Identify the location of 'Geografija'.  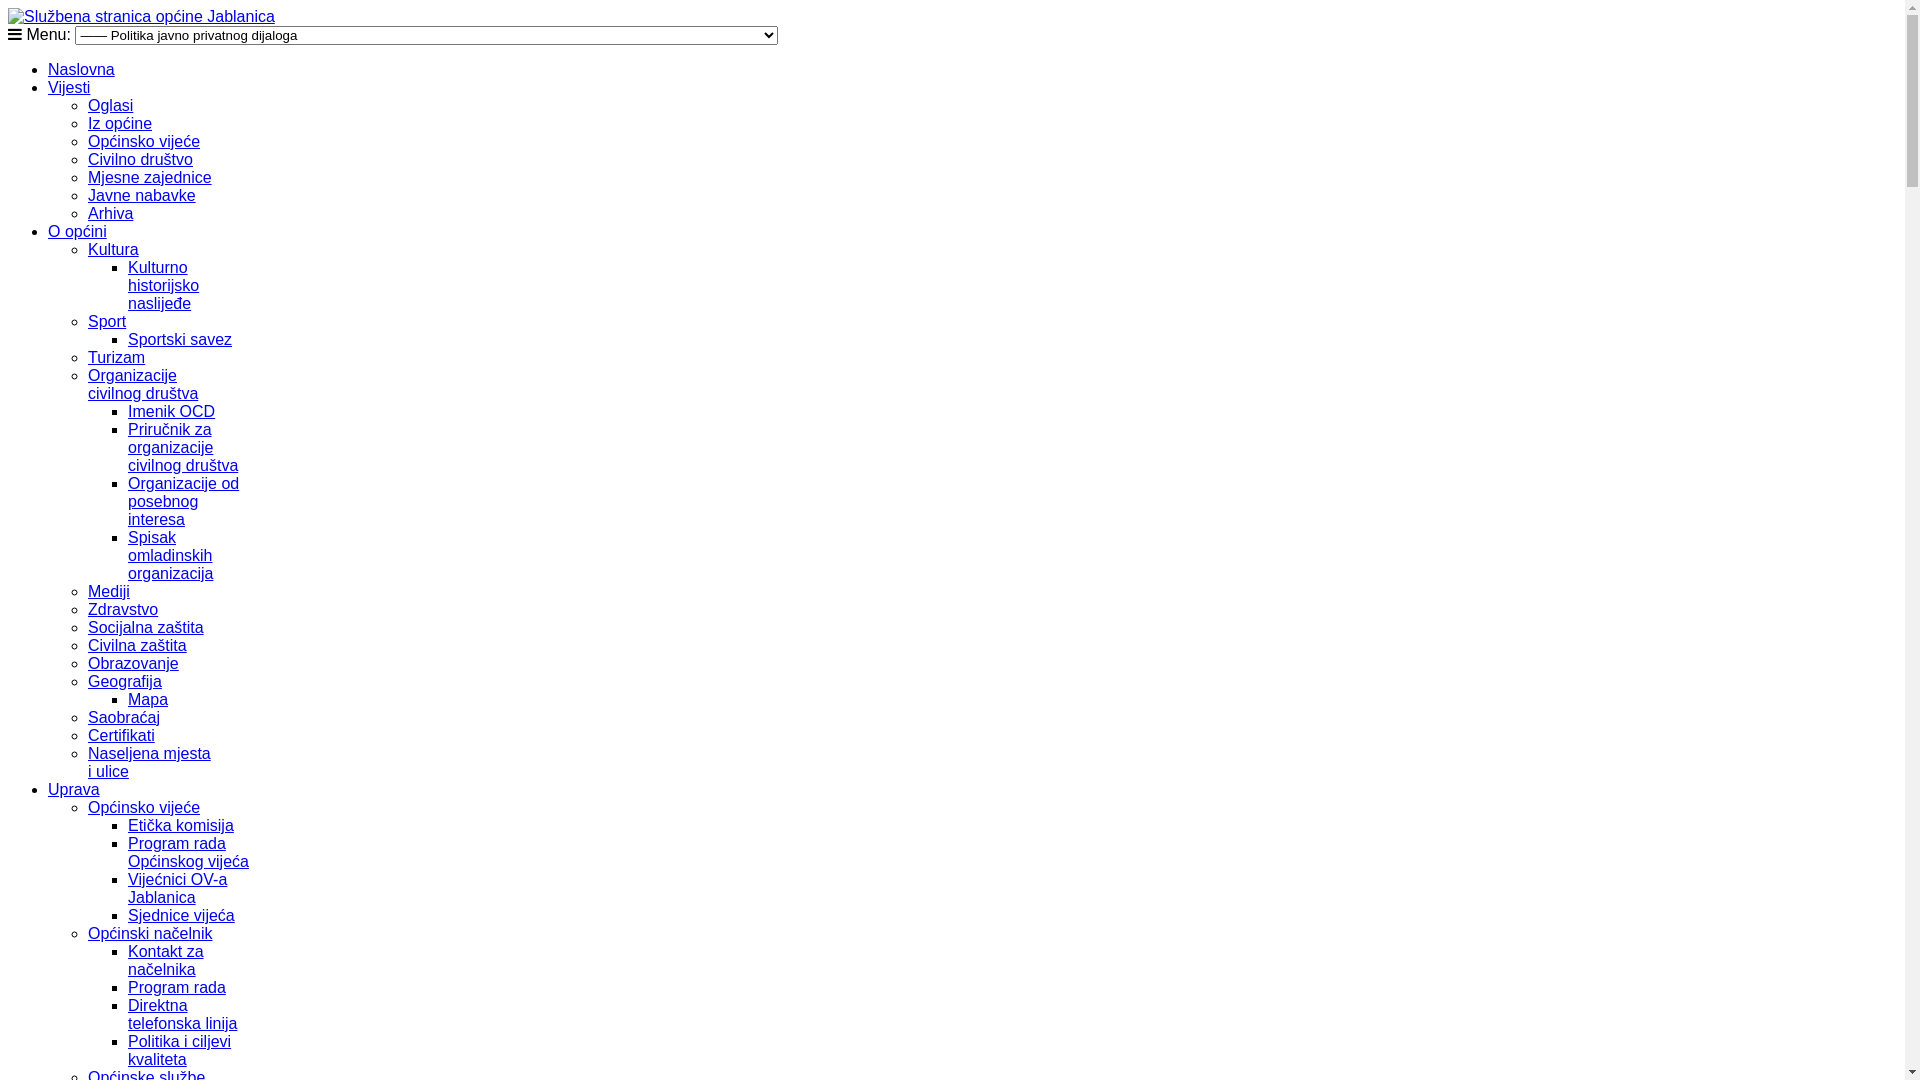
(123, 680).